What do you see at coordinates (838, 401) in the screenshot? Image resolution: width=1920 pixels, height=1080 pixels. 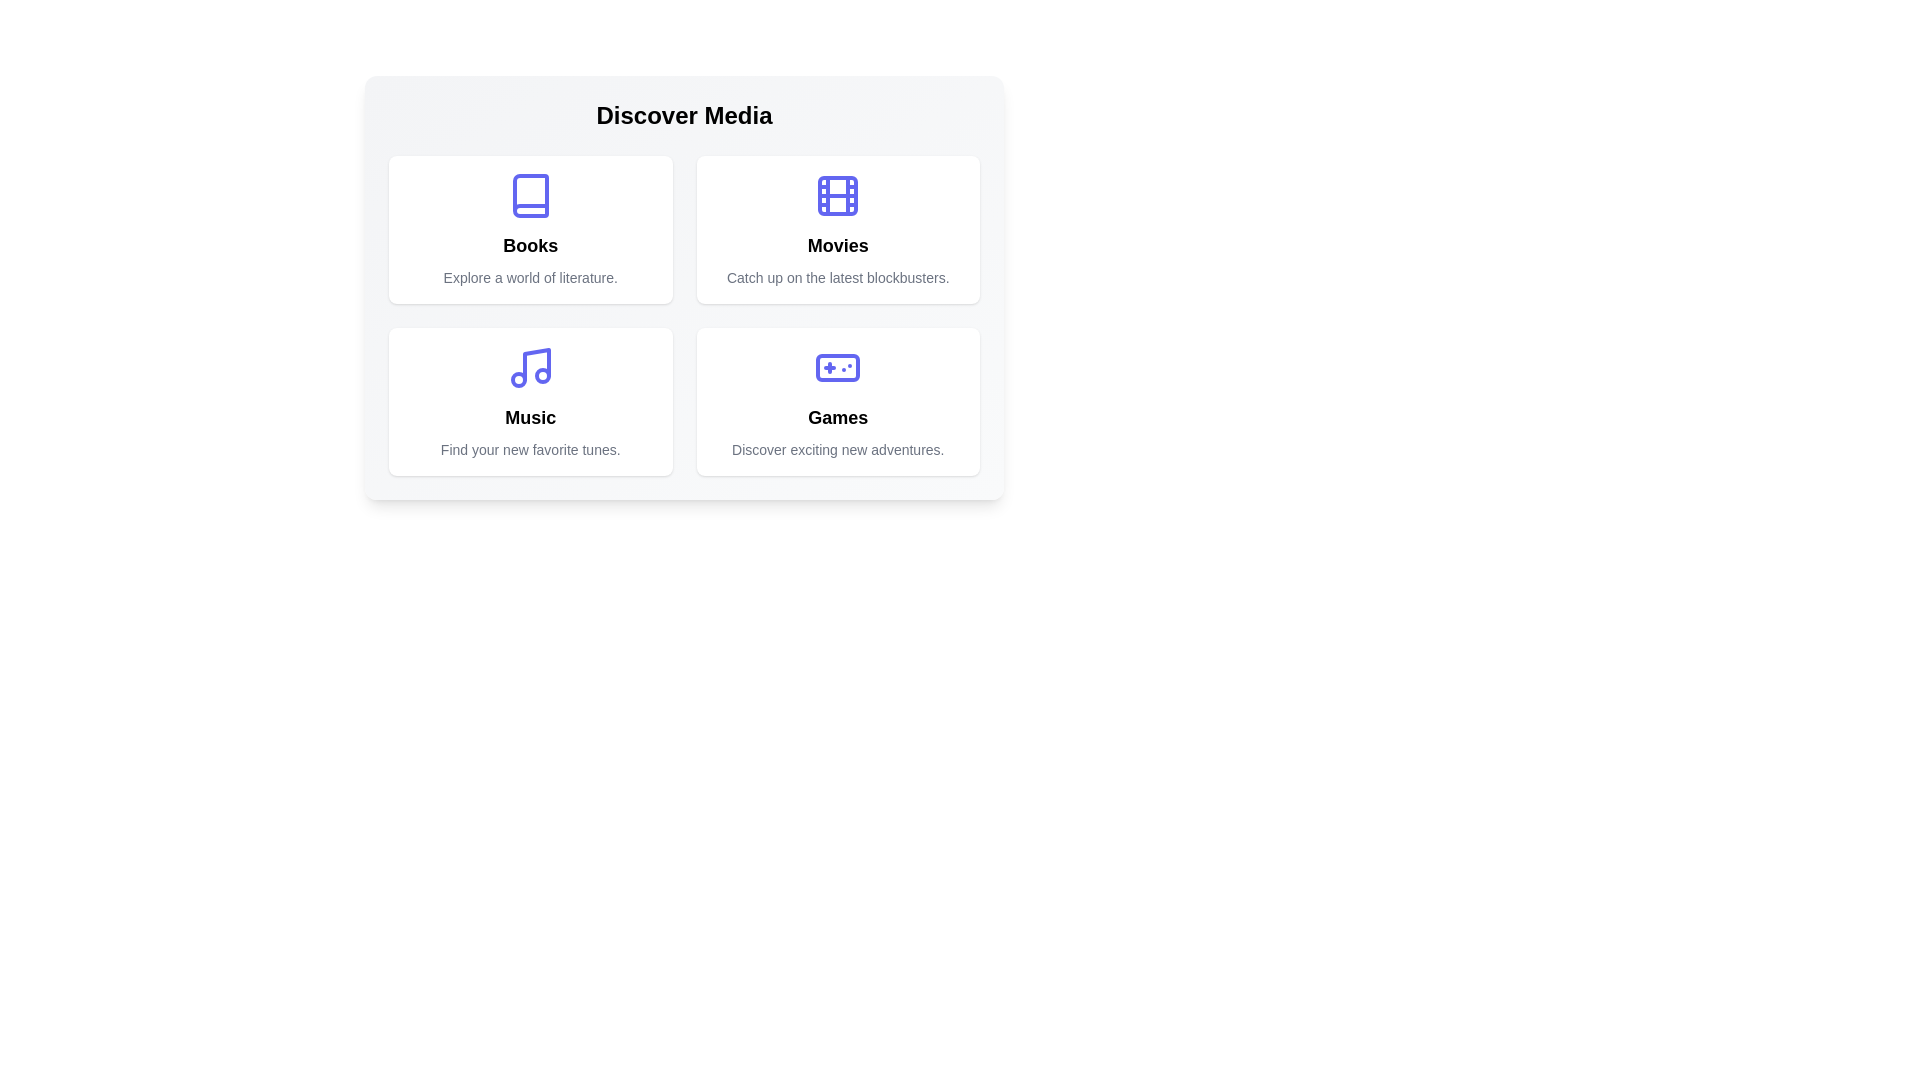 I see `the media category card for Games` at bounding box center [838, 401].